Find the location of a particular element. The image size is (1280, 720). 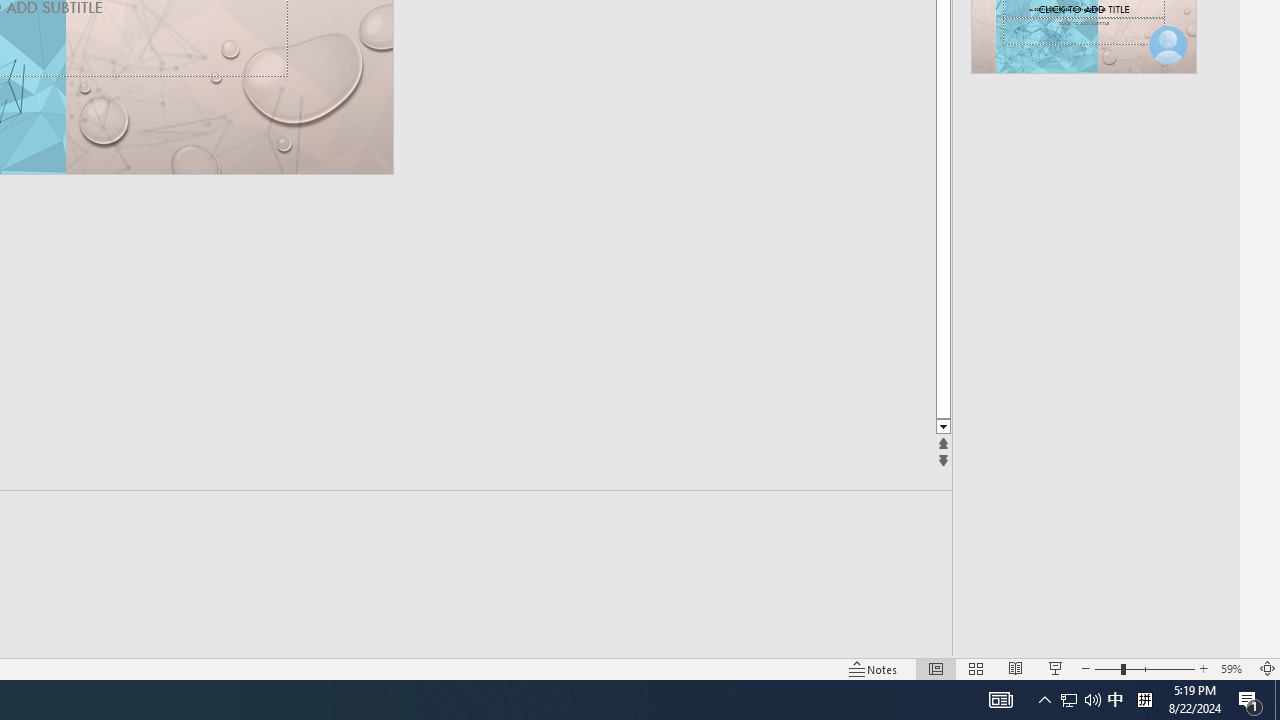

'Zoom 59%' is located at coordinates (1233, 669).